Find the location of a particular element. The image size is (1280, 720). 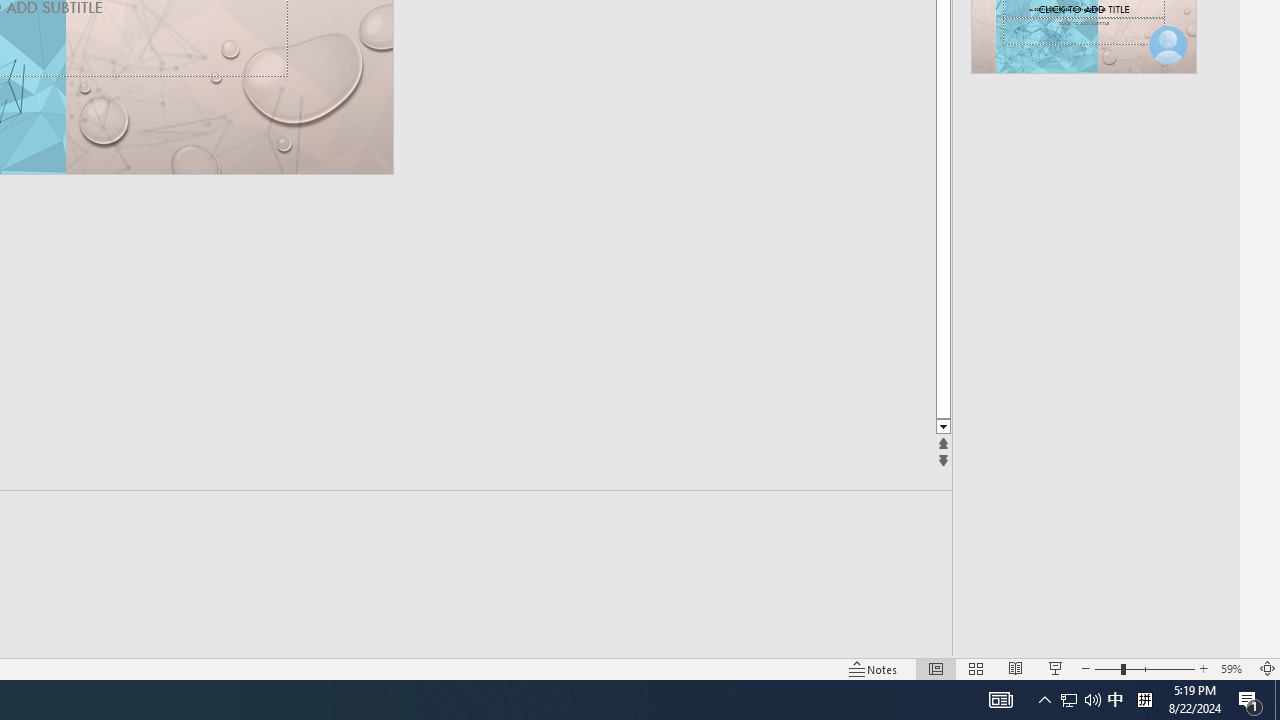

'Zoom 59%' is located at coordinates (1233, 669).